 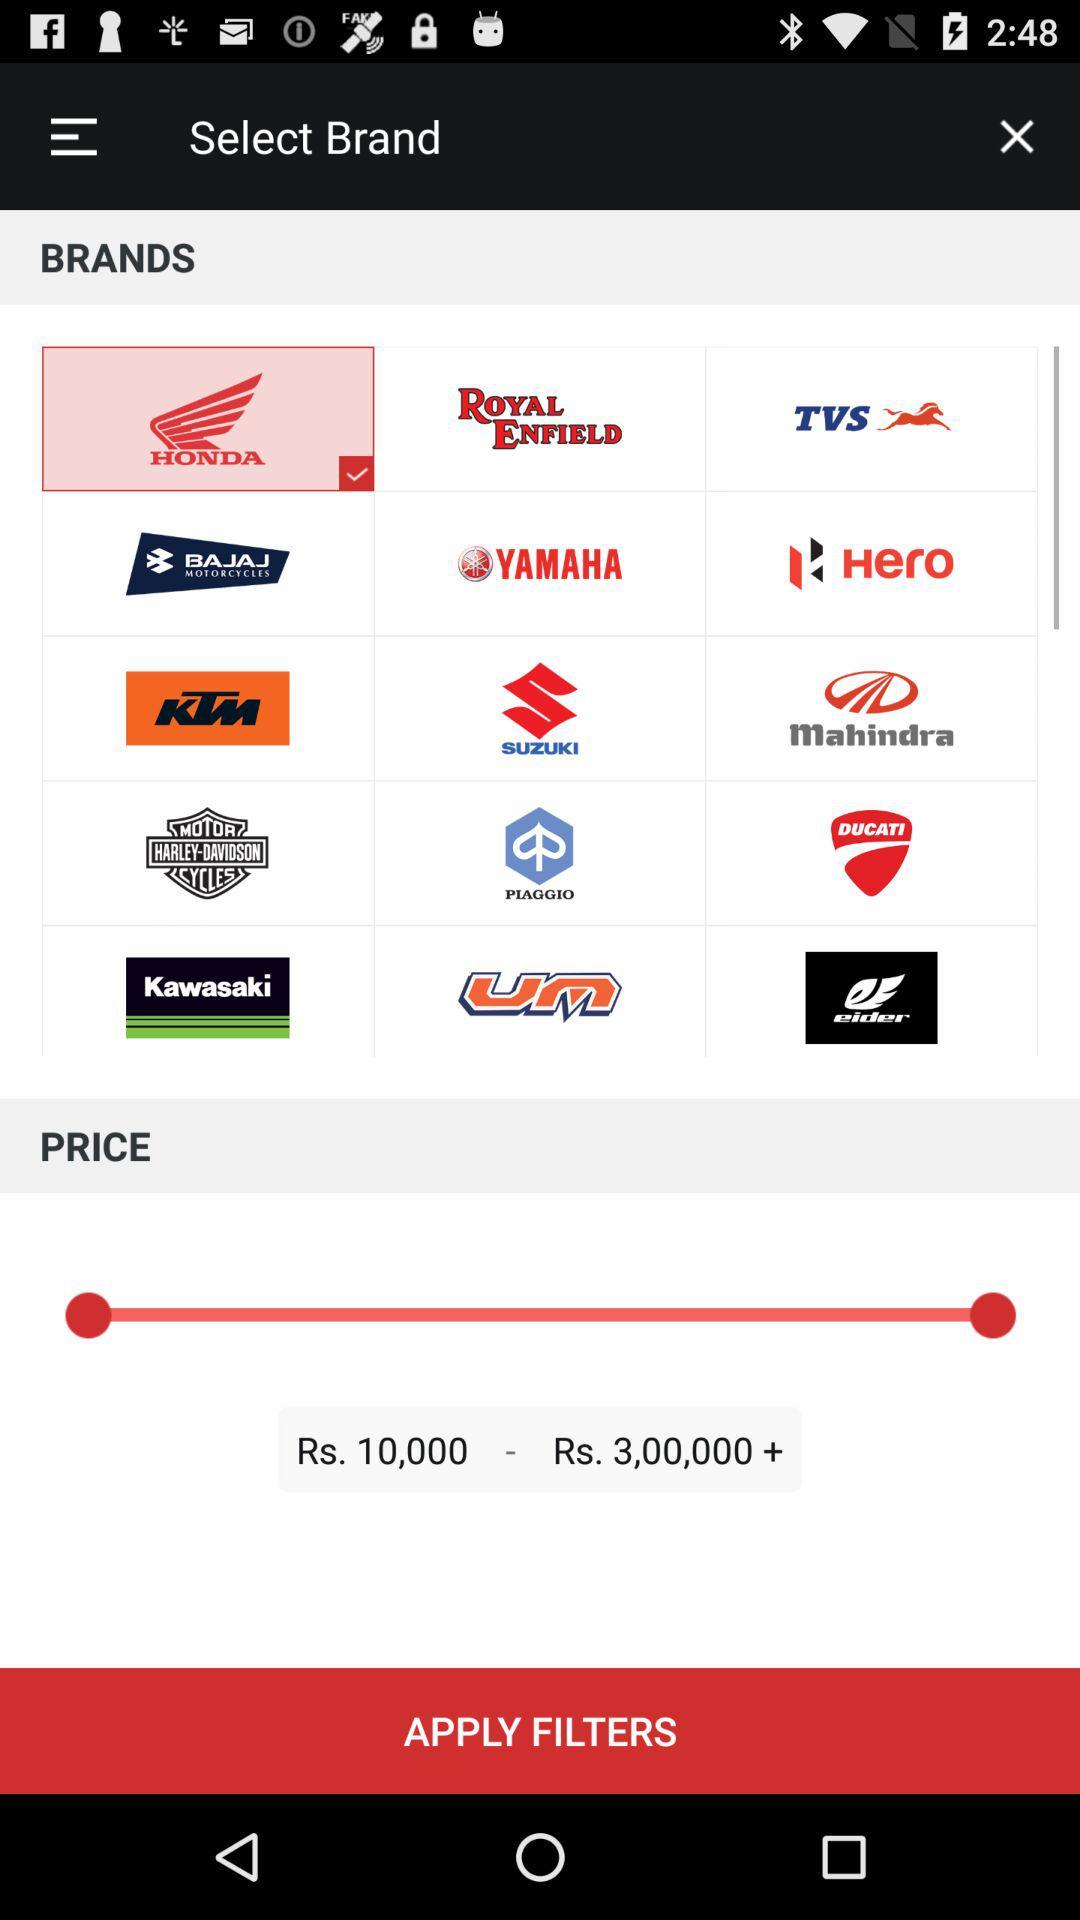 I want to click on item below the rs. 10,000 item, so click(x=540, y=1730).